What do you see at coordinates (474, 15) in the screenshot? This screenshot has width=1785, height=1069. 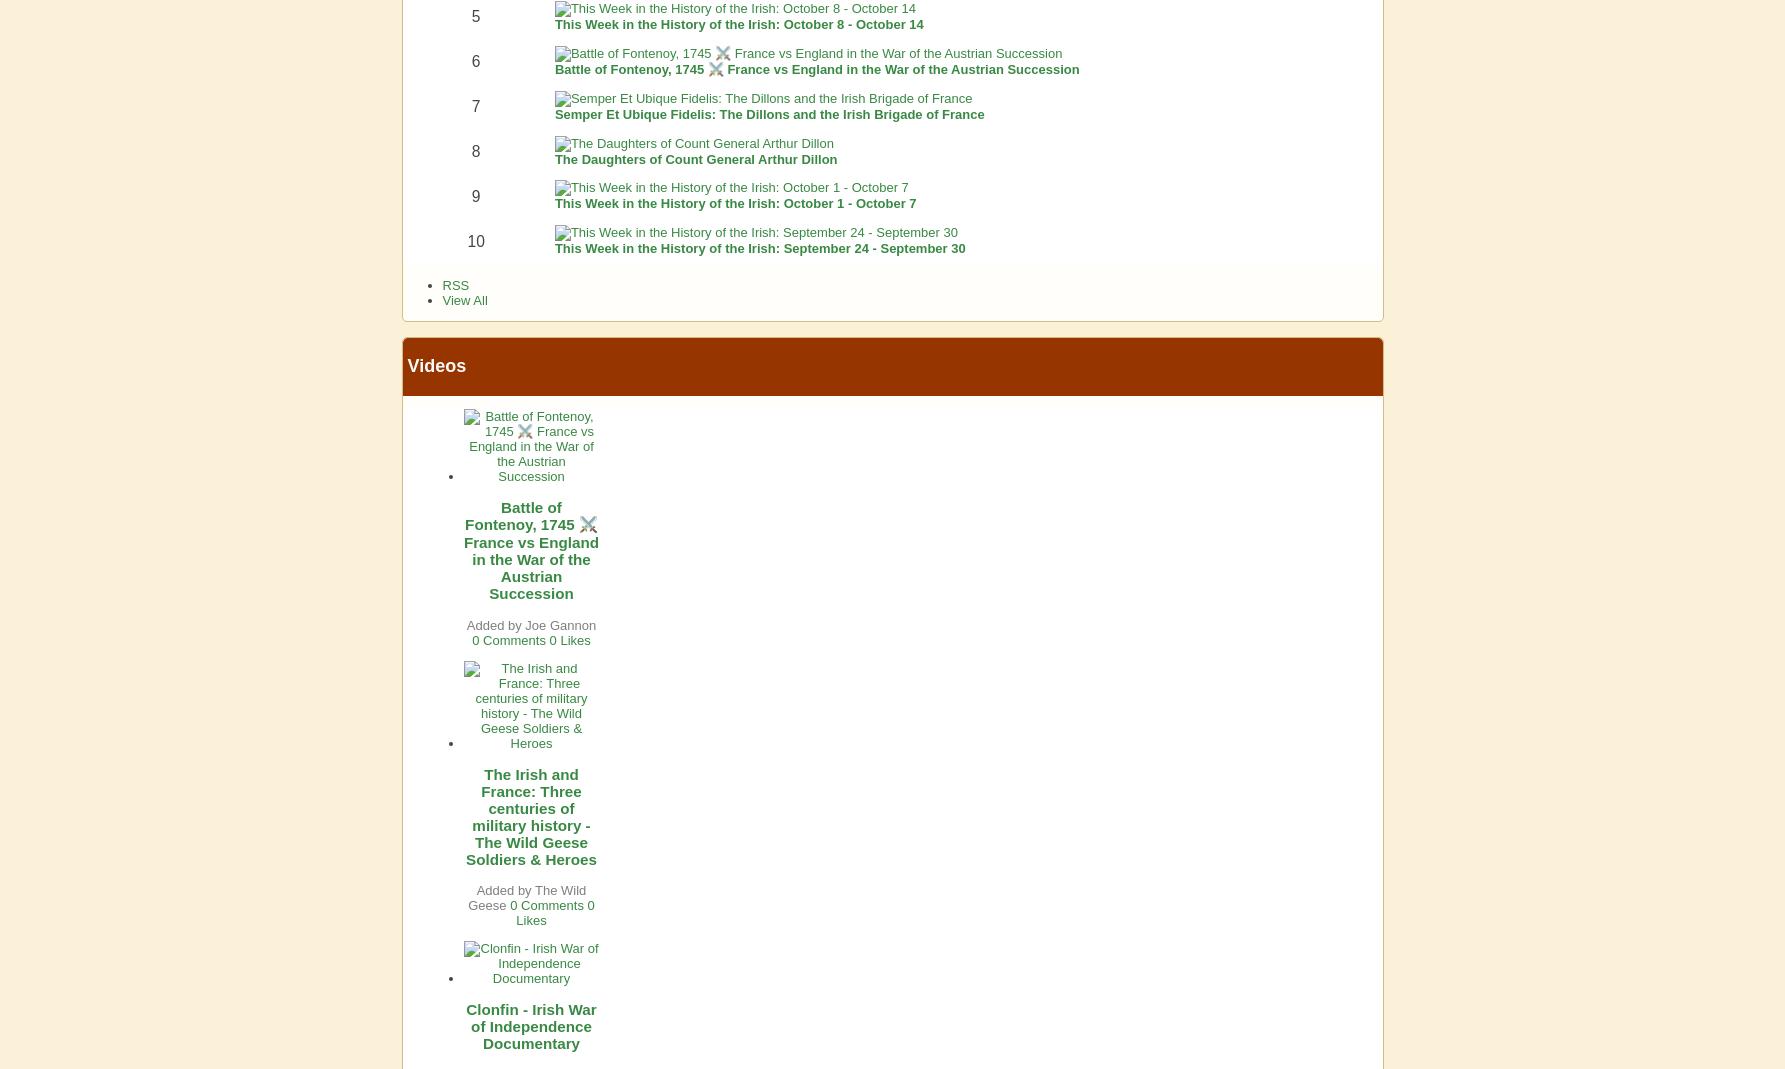 I see `'5'` at bounding box center [474, 15].